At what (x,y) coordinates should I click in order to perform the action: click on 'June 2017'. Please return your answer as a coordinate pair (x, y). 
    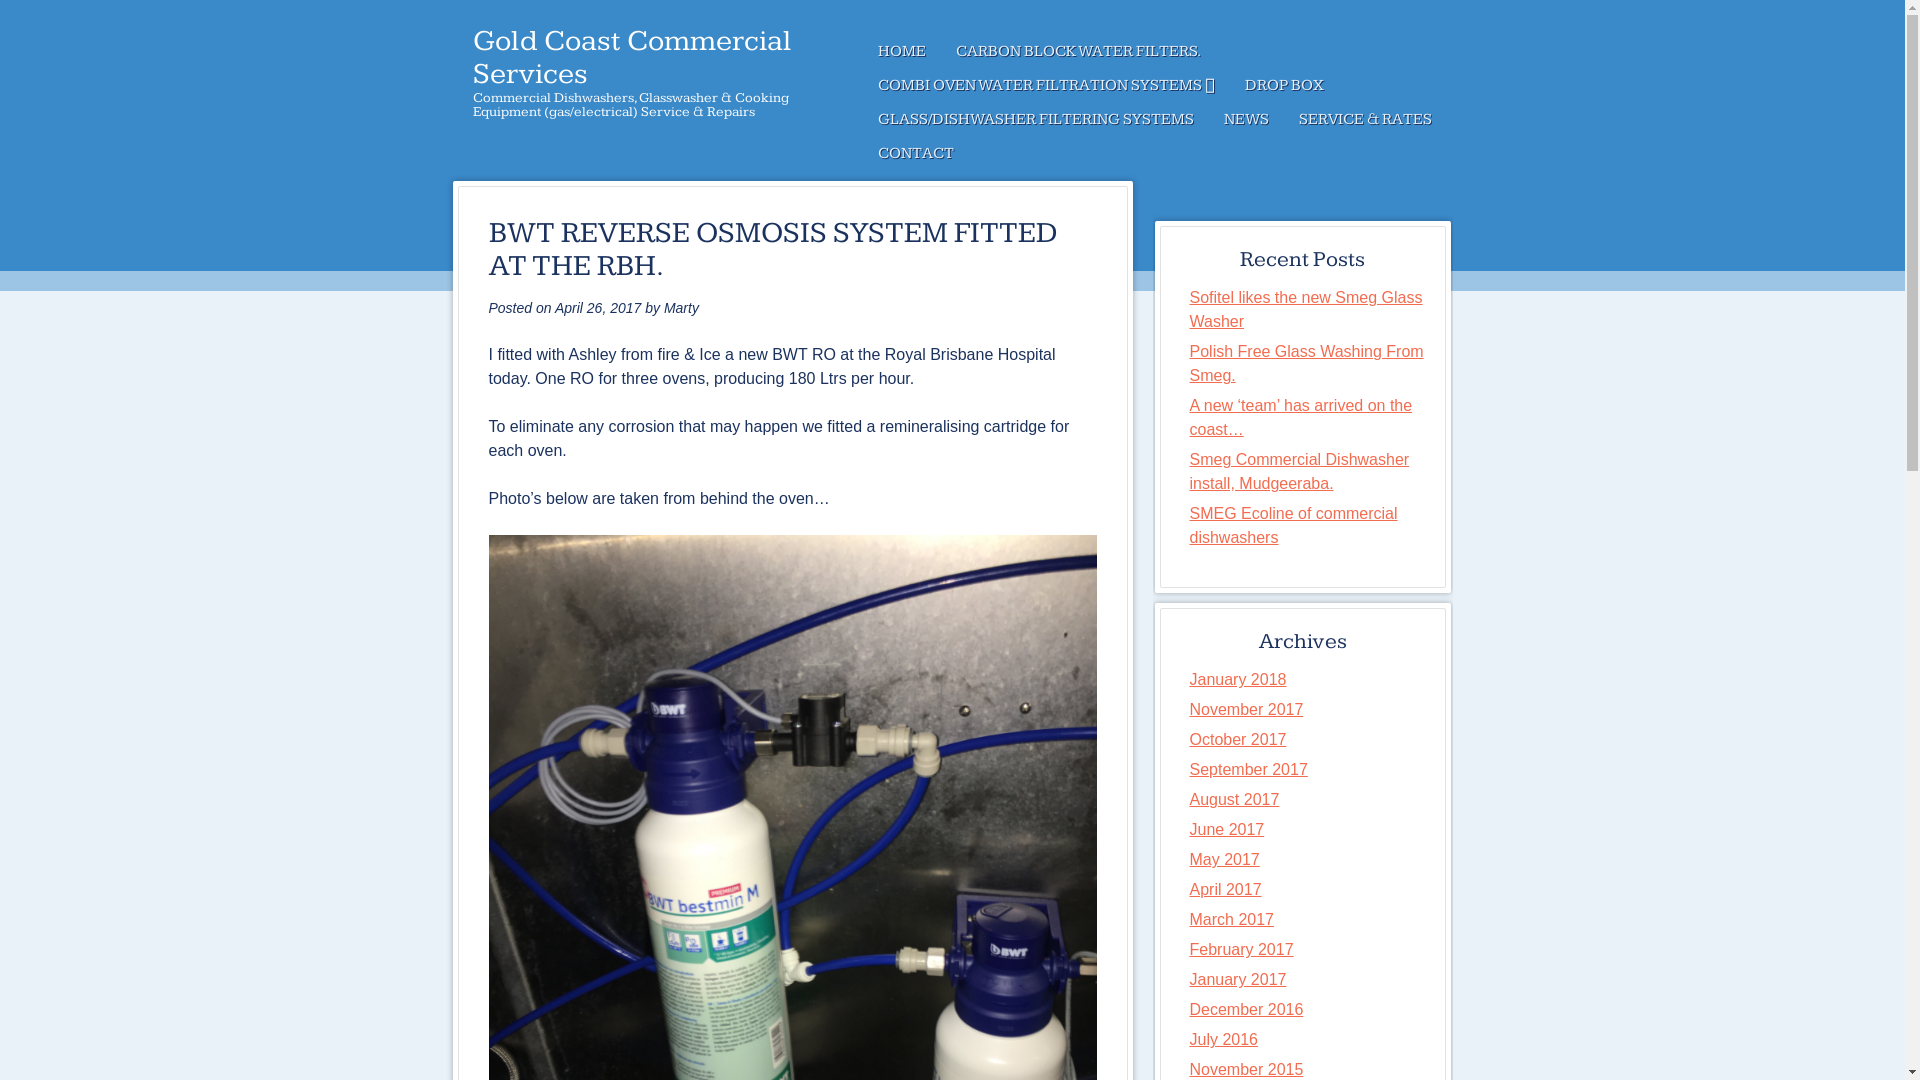
    Looking at the image, I should click on (1226, 829).